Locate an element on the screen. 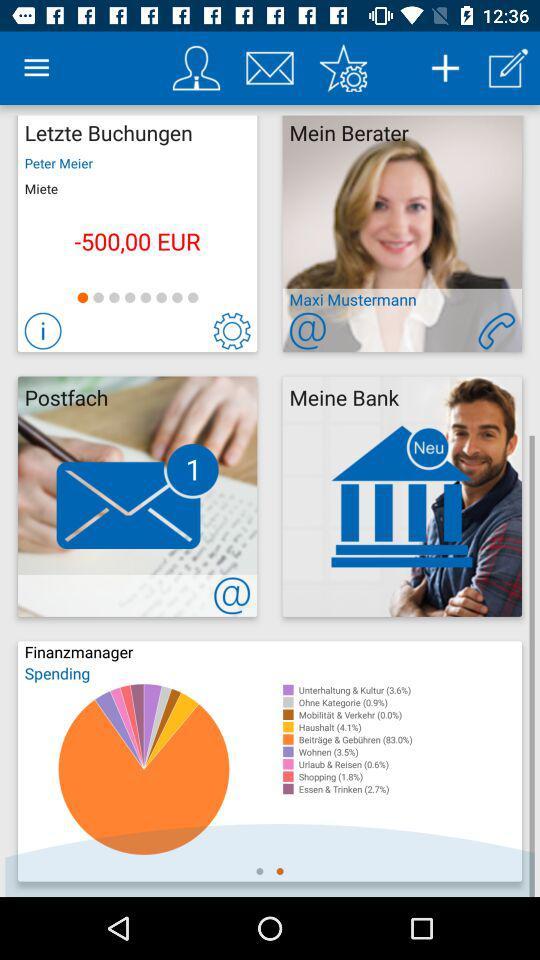  the item above letzte buchungen icon is located at coordinates (36, 68).